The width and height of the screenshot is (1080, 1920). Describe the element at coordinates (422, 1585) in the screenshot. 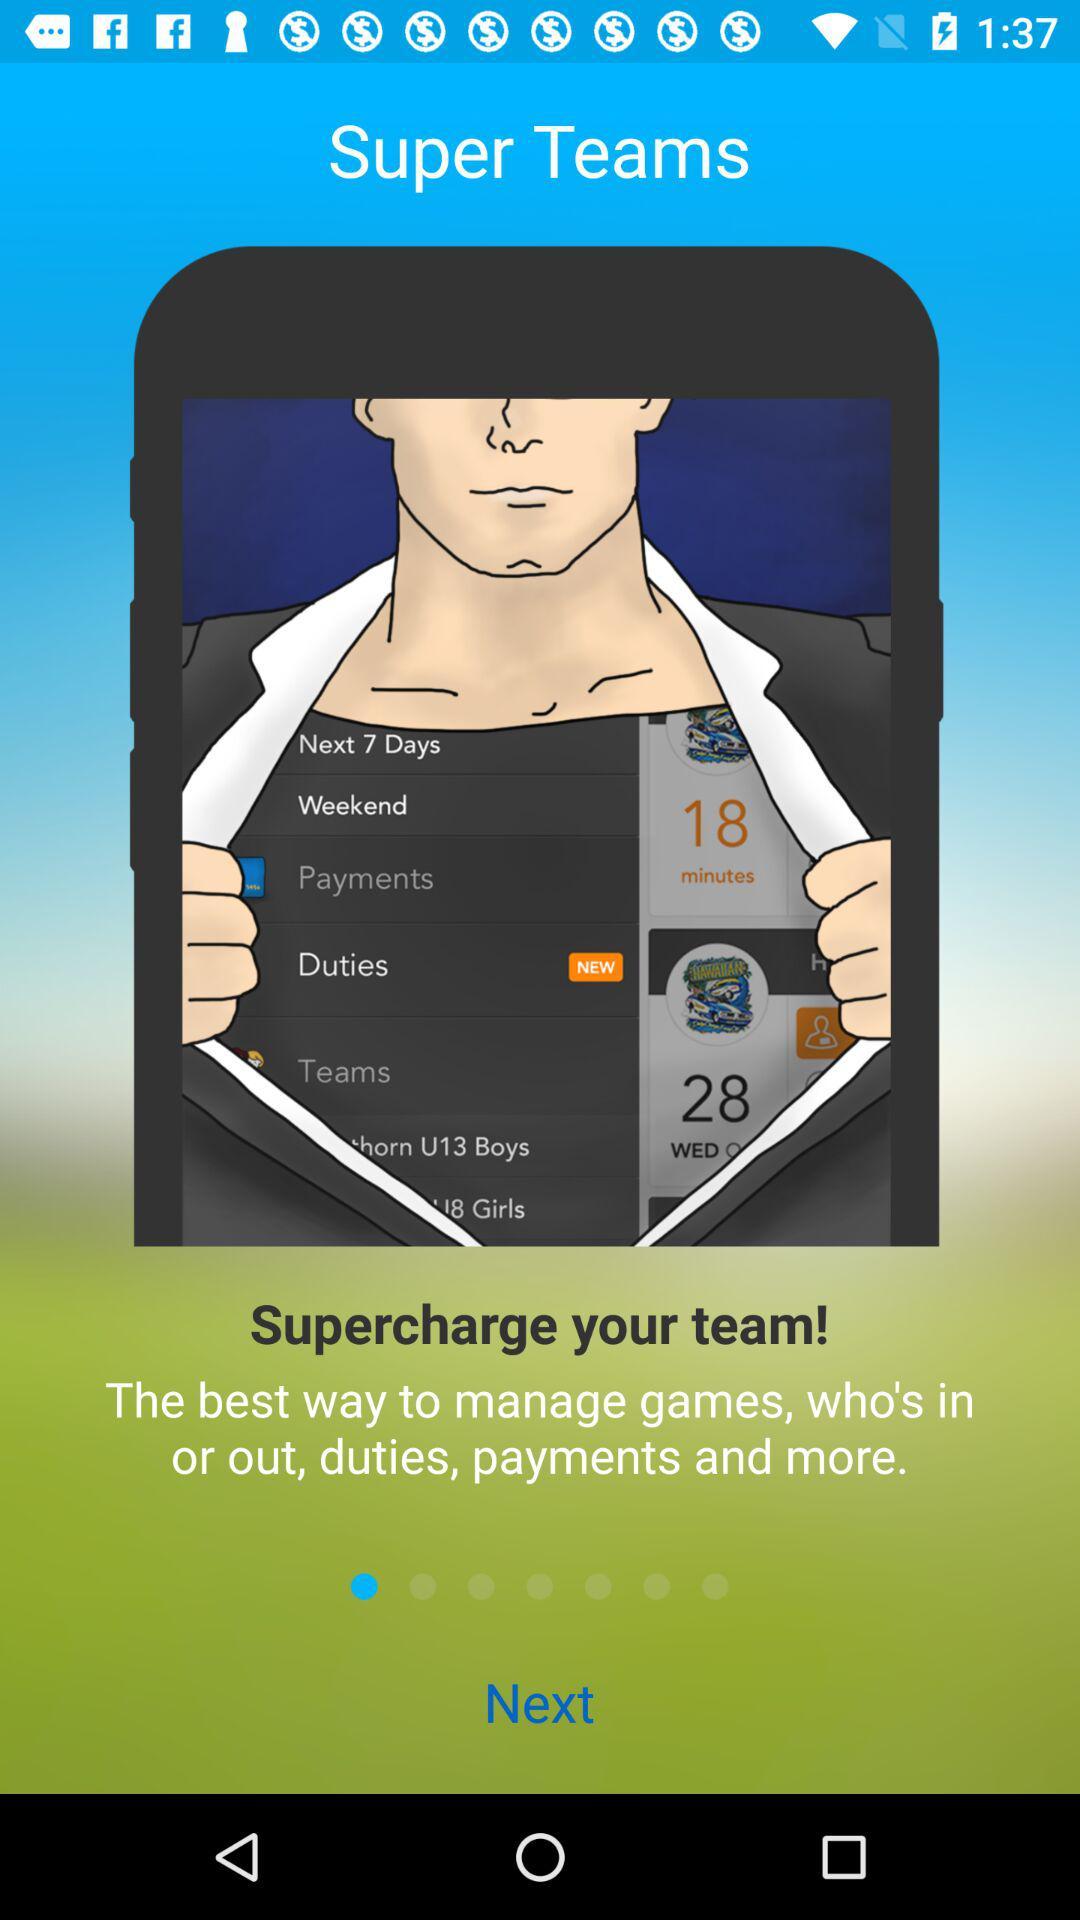

I see `next` at that location.